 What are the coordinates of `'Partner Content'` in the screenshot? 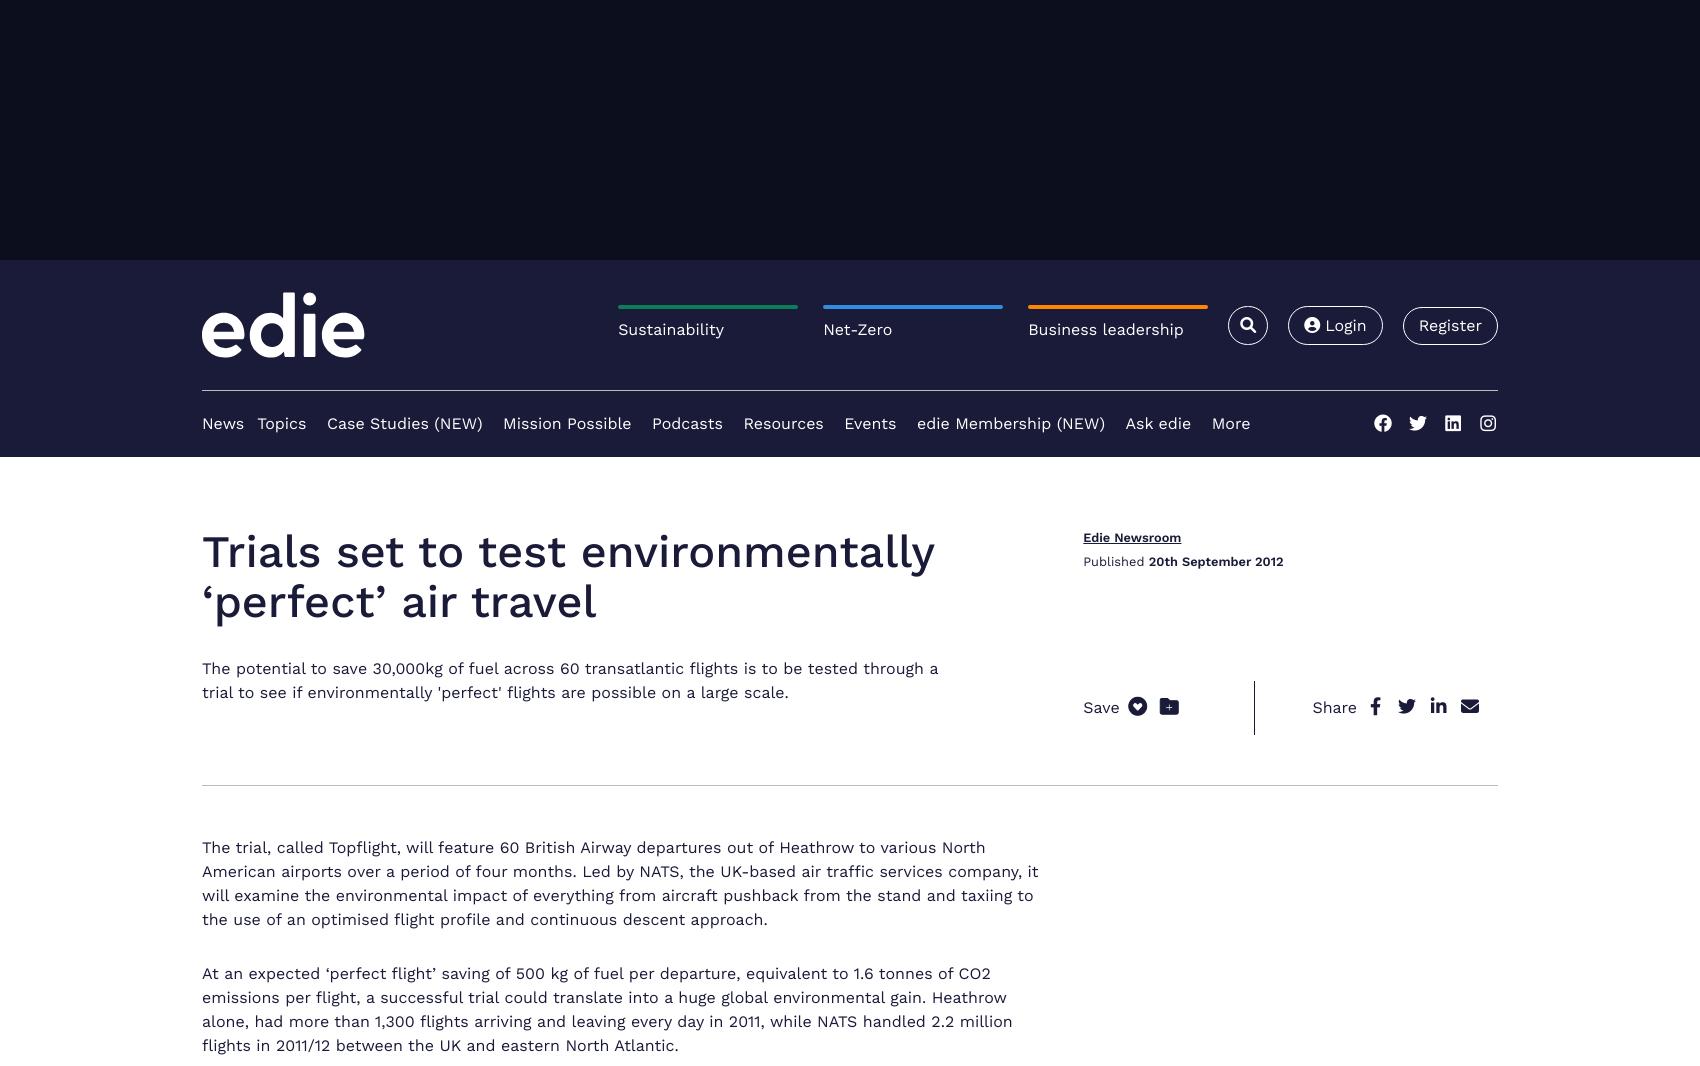 It's located at (295, 177).